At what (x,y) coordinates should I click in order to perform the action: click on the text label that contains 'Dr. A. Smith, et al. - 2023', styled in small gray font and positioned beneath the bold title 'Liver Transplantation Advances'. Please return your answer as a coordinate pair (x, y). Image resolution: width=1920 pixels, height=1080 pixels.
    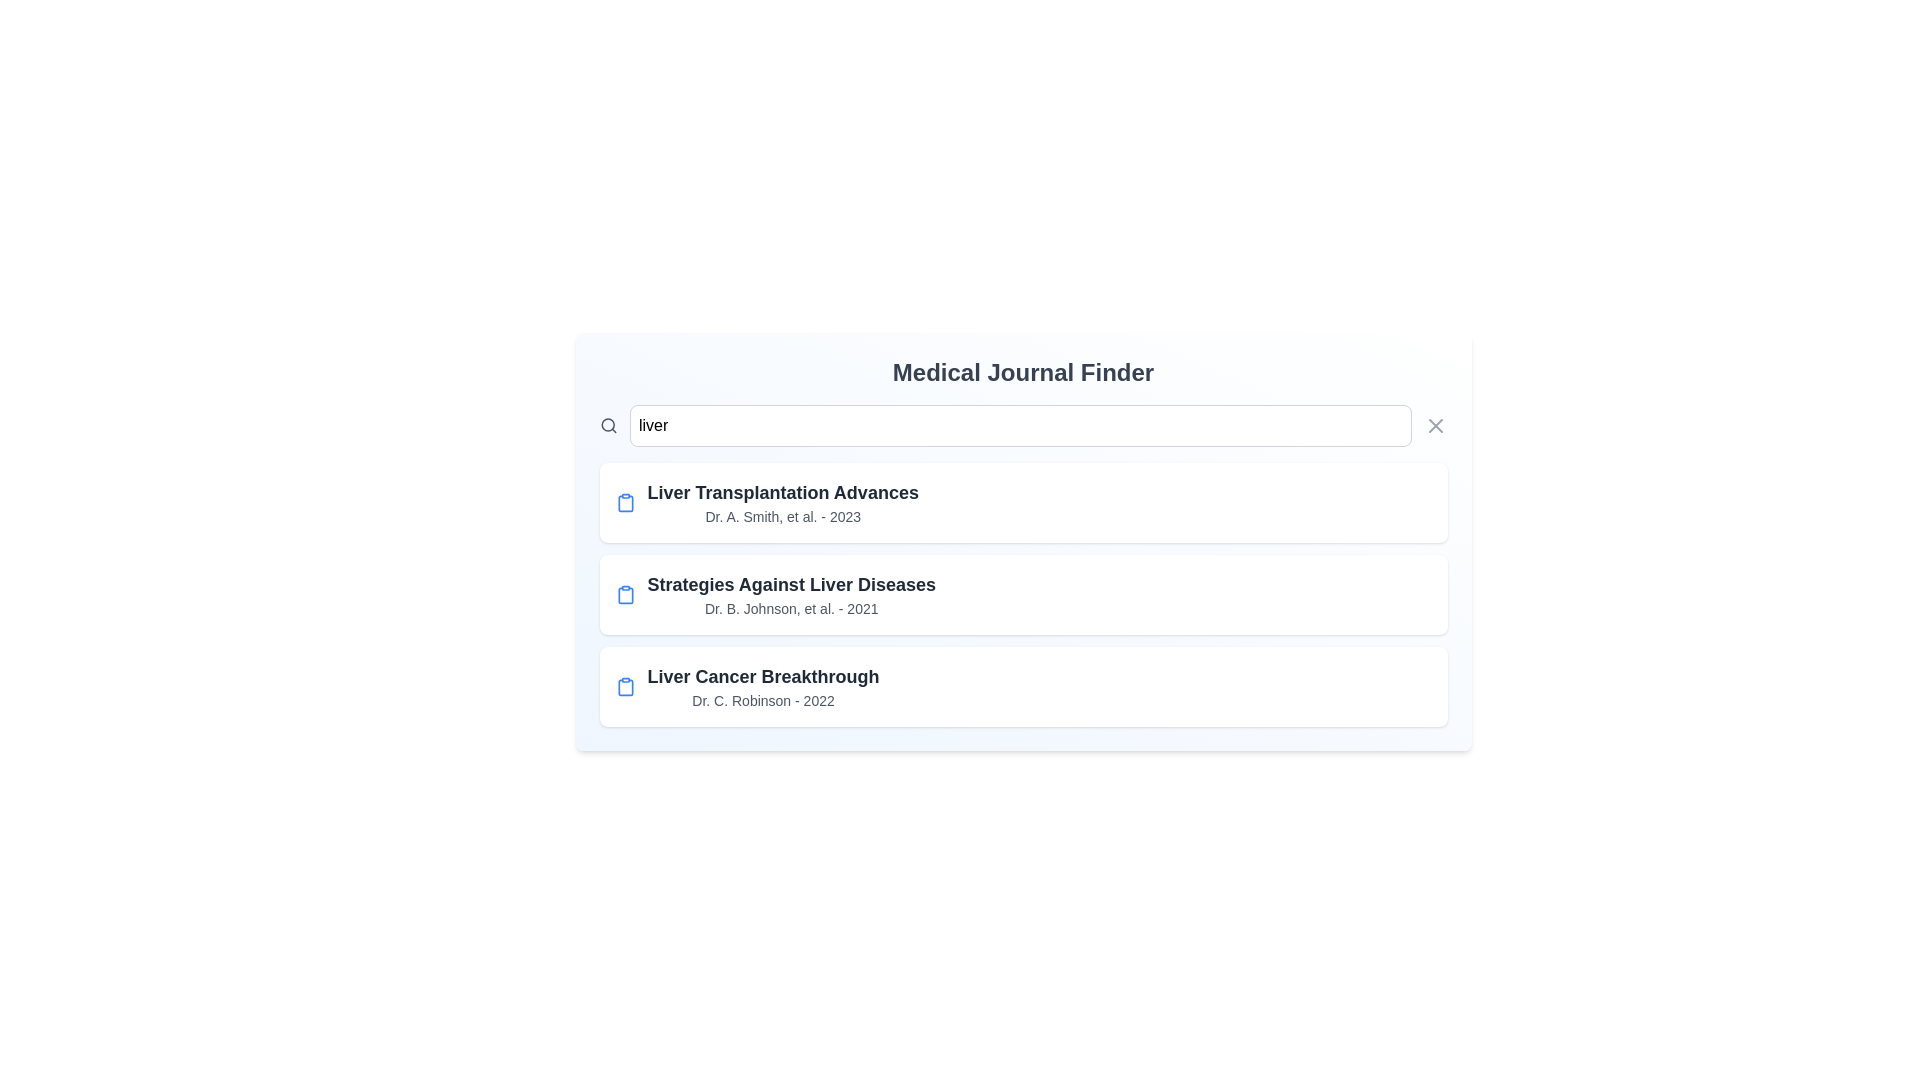
    Looking at the image, I should click on (782, 515).